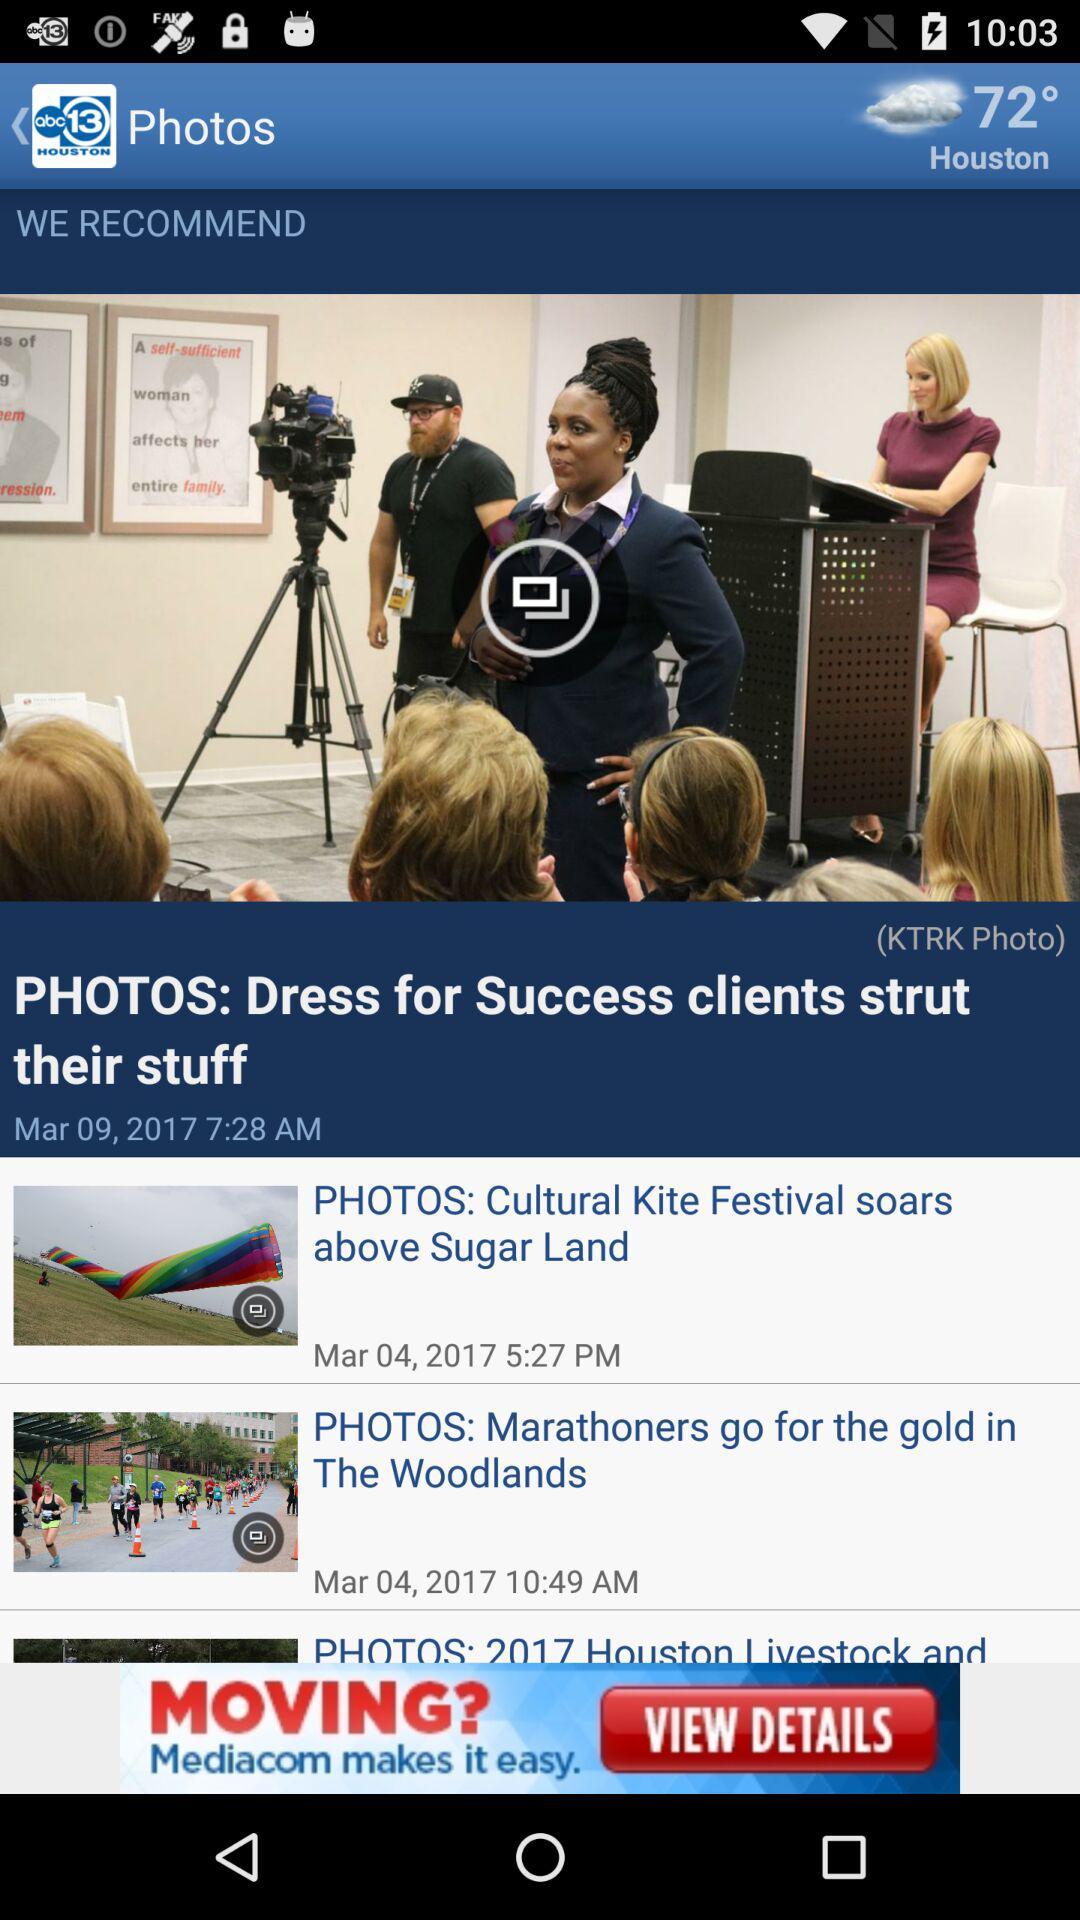  I want to click on the advertisement, so click(540, 1727).